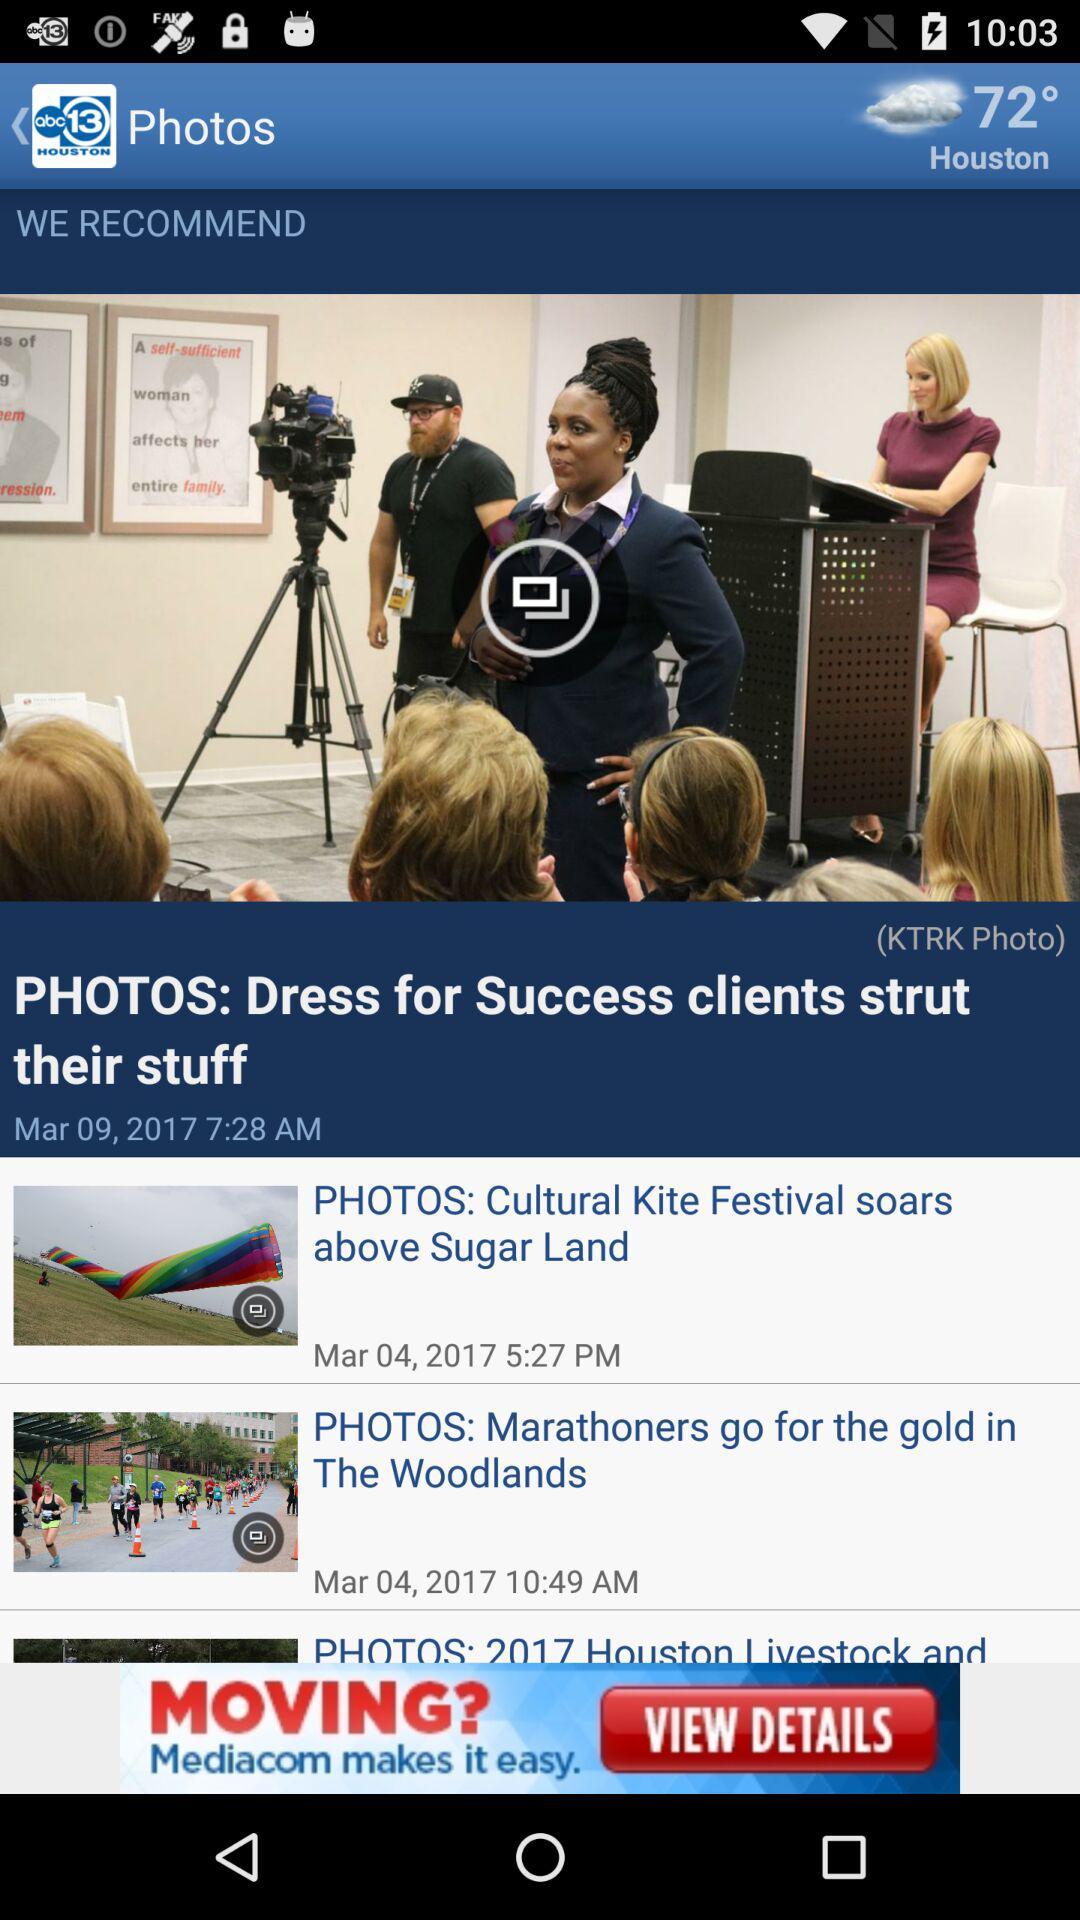  I want to click on the advertisement, so click(540, 1727).